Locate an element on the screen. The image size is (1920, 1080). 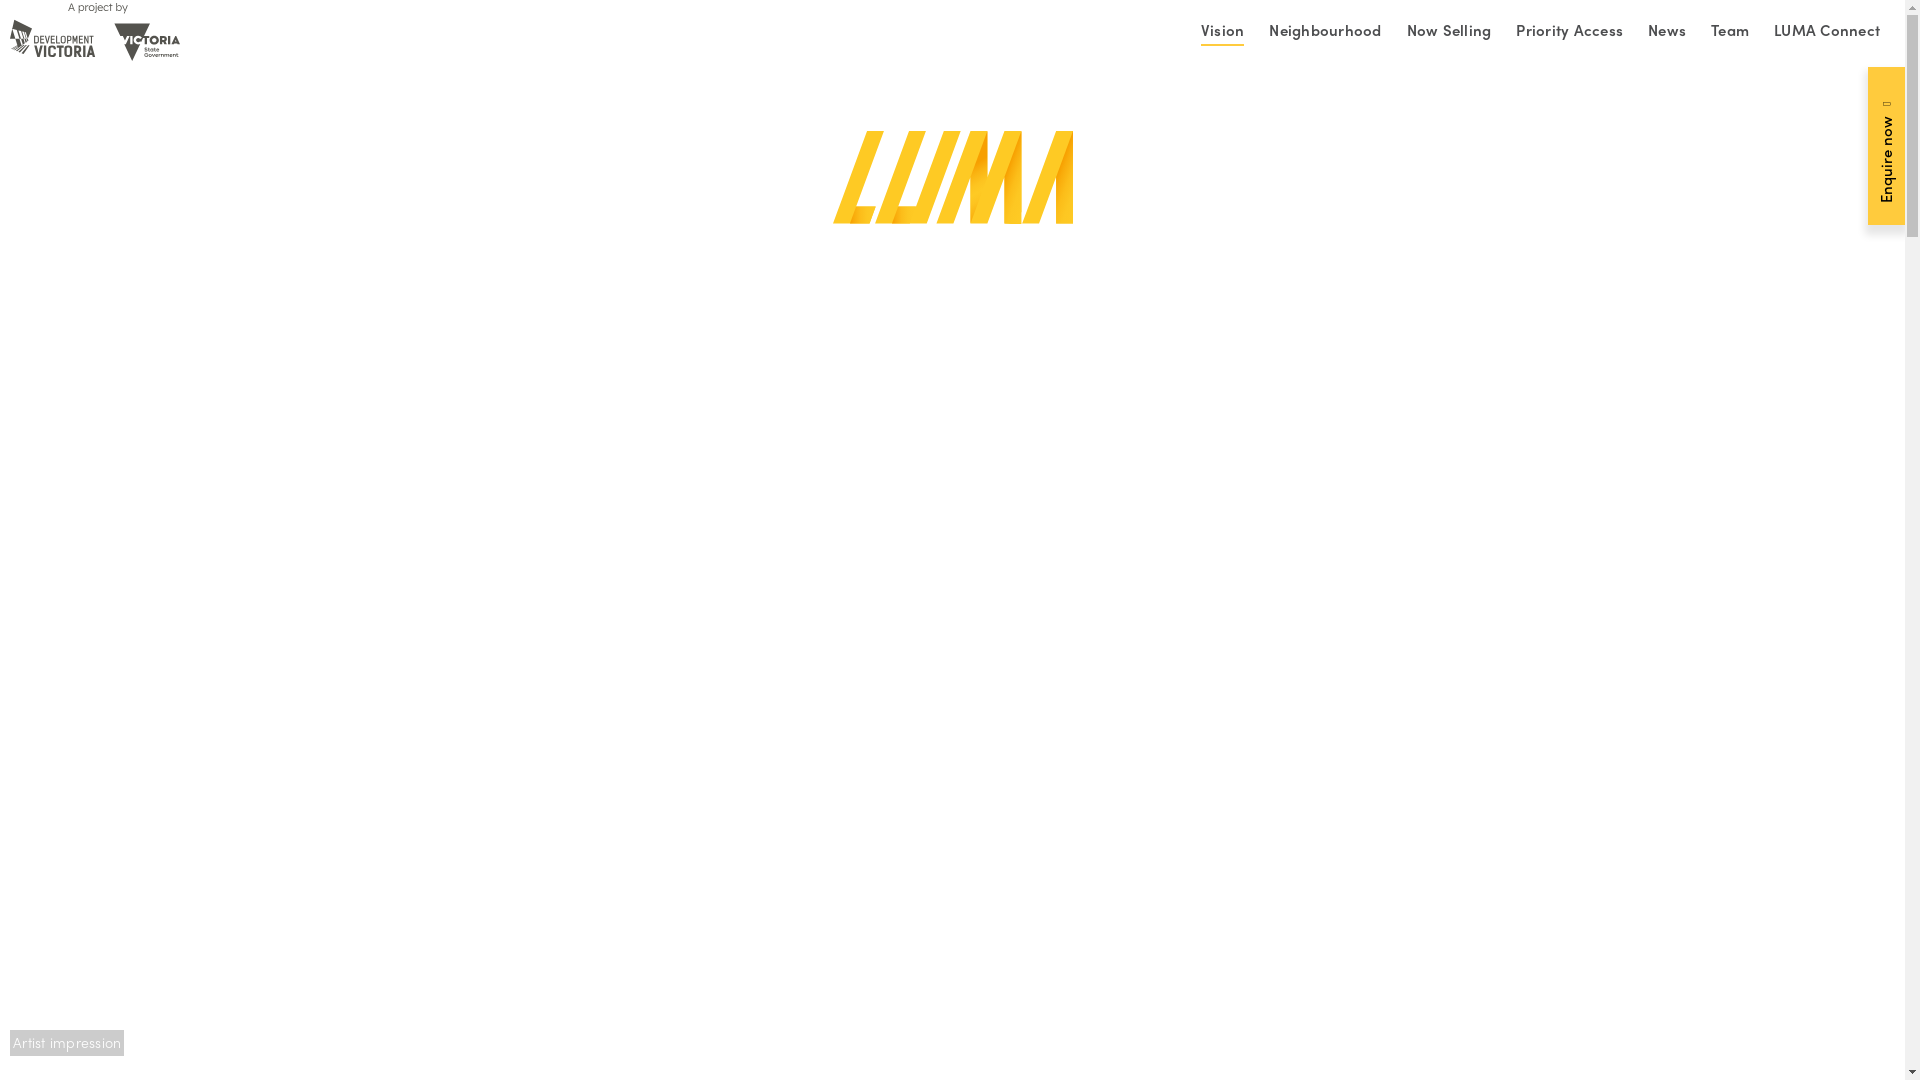
'Neighbourhood' is located at coordinates (1324, 33).